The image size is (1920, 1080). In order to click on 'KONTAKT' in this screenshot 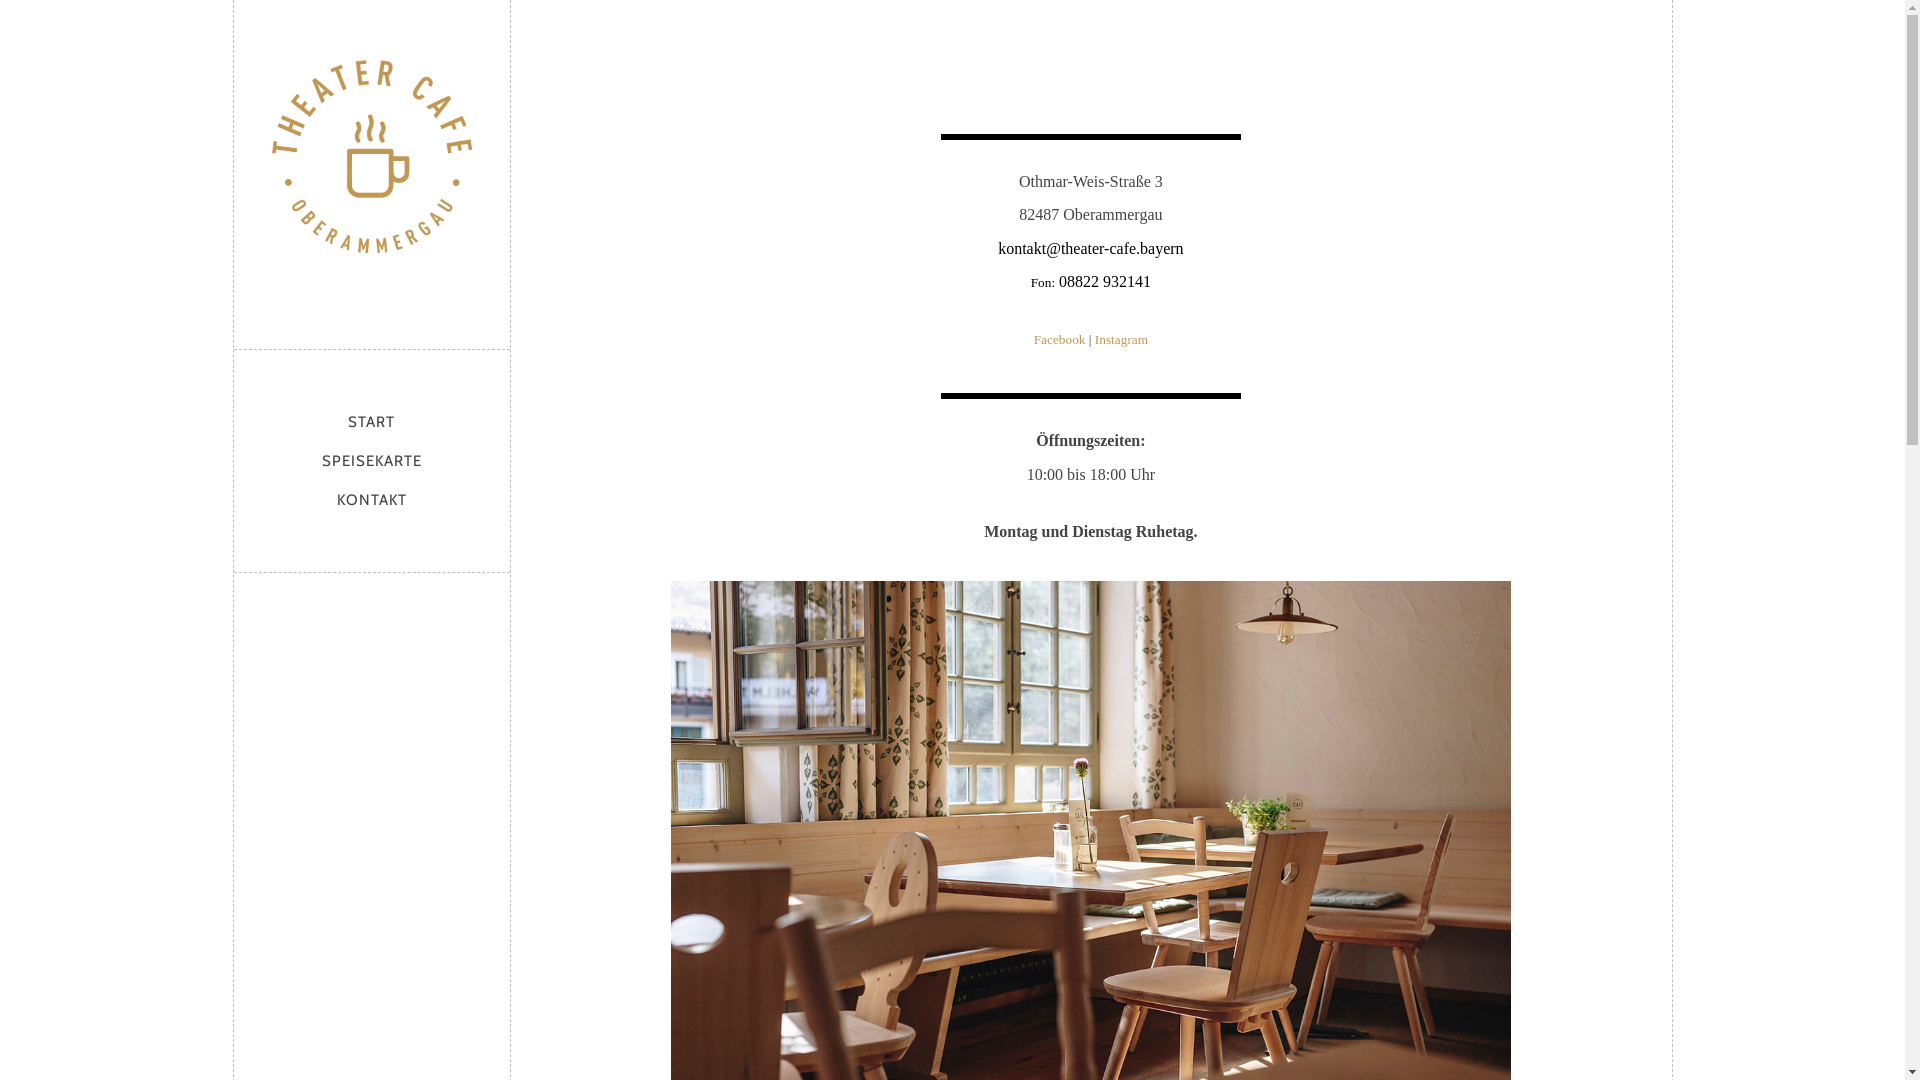, I will do `click(372, 499)`.